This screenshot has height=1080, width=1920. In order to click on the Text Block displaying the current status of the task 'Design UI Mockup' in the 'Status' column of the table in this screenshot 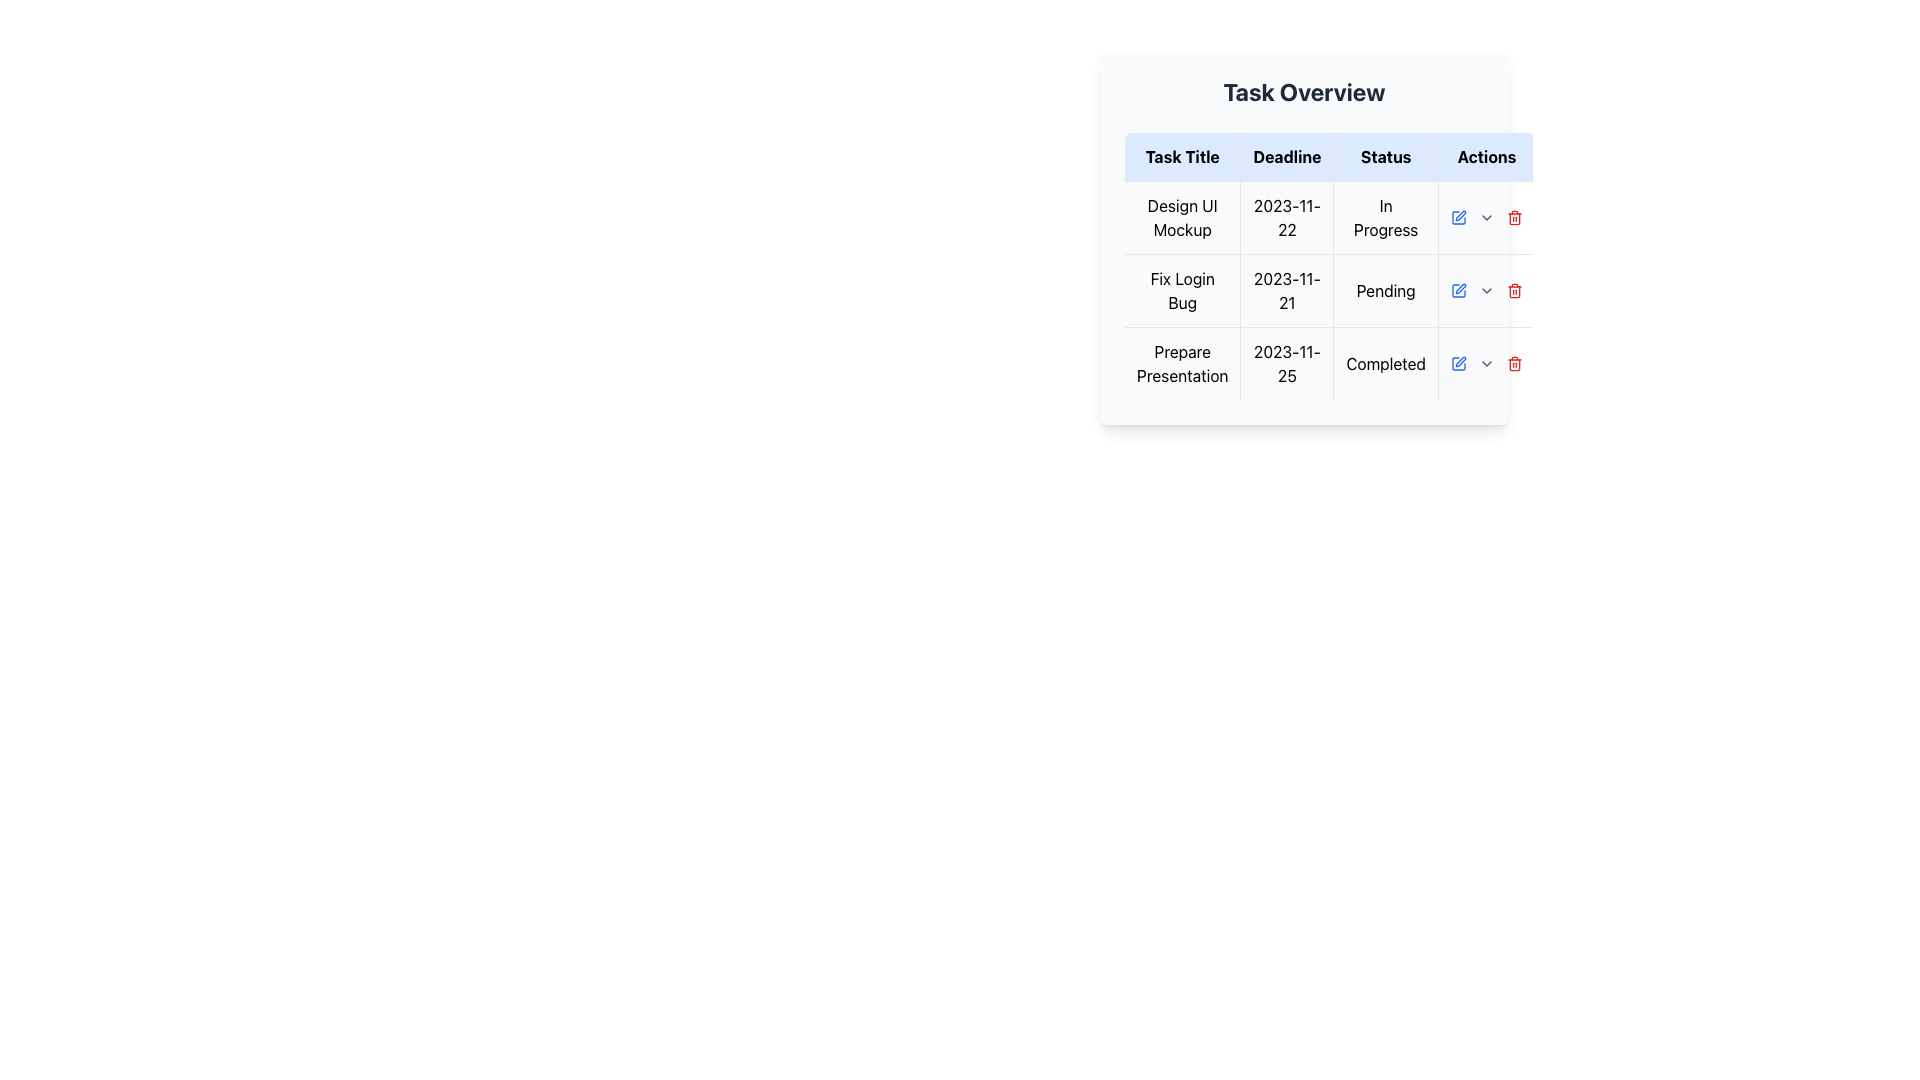, I will do `click(1385, 218)`.